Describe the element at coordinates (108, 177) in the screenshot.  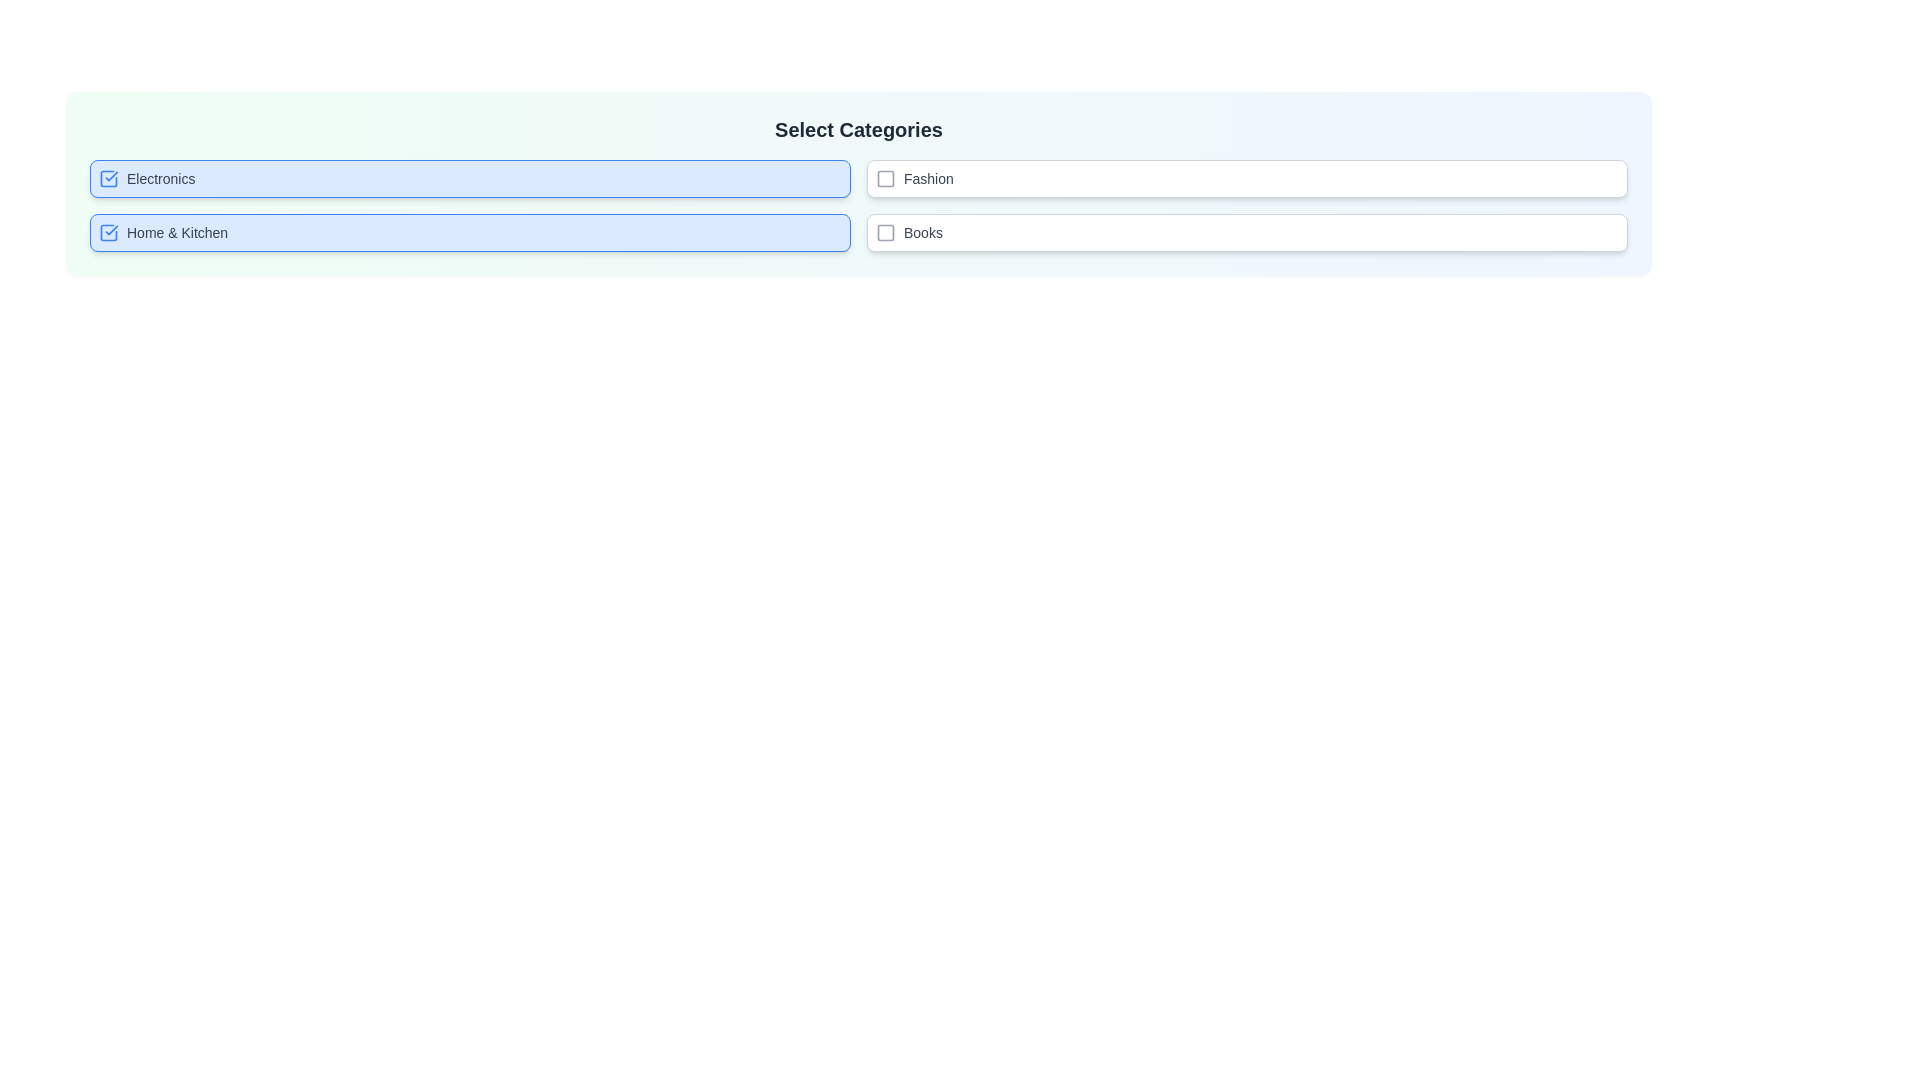
I see `the blue checkmark icon next to the 'Electronics' label` at that location.